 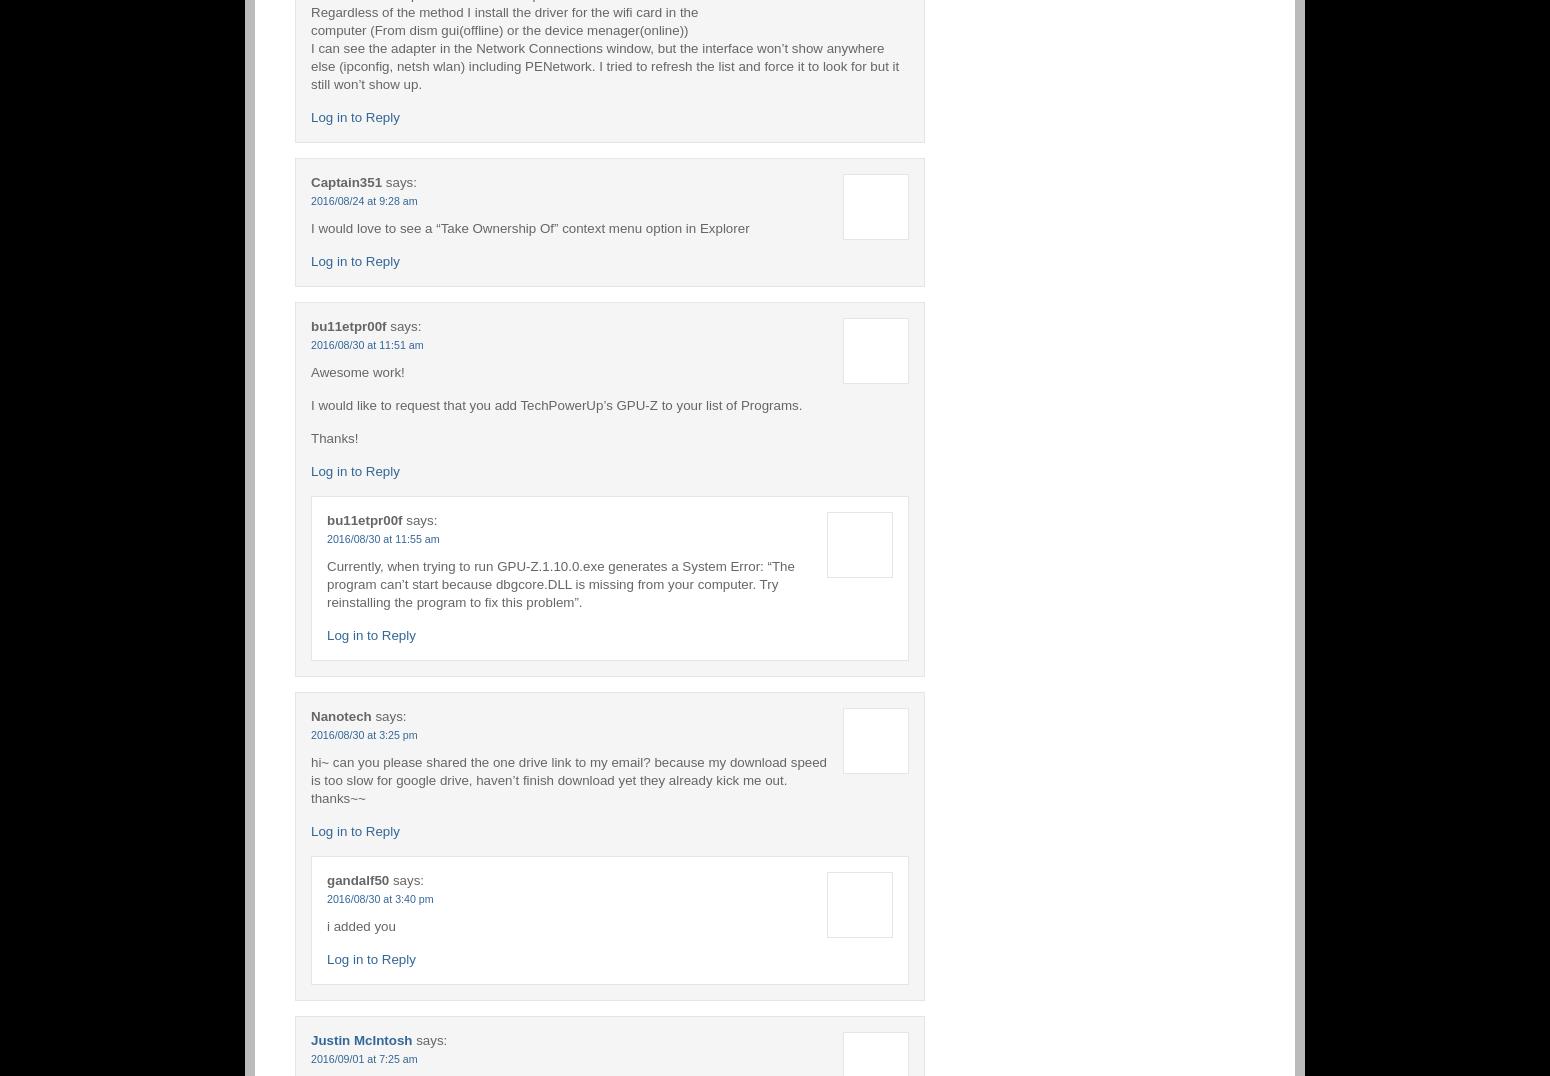 I want to click on 'Awesome work!', so click(x=310, y=370).